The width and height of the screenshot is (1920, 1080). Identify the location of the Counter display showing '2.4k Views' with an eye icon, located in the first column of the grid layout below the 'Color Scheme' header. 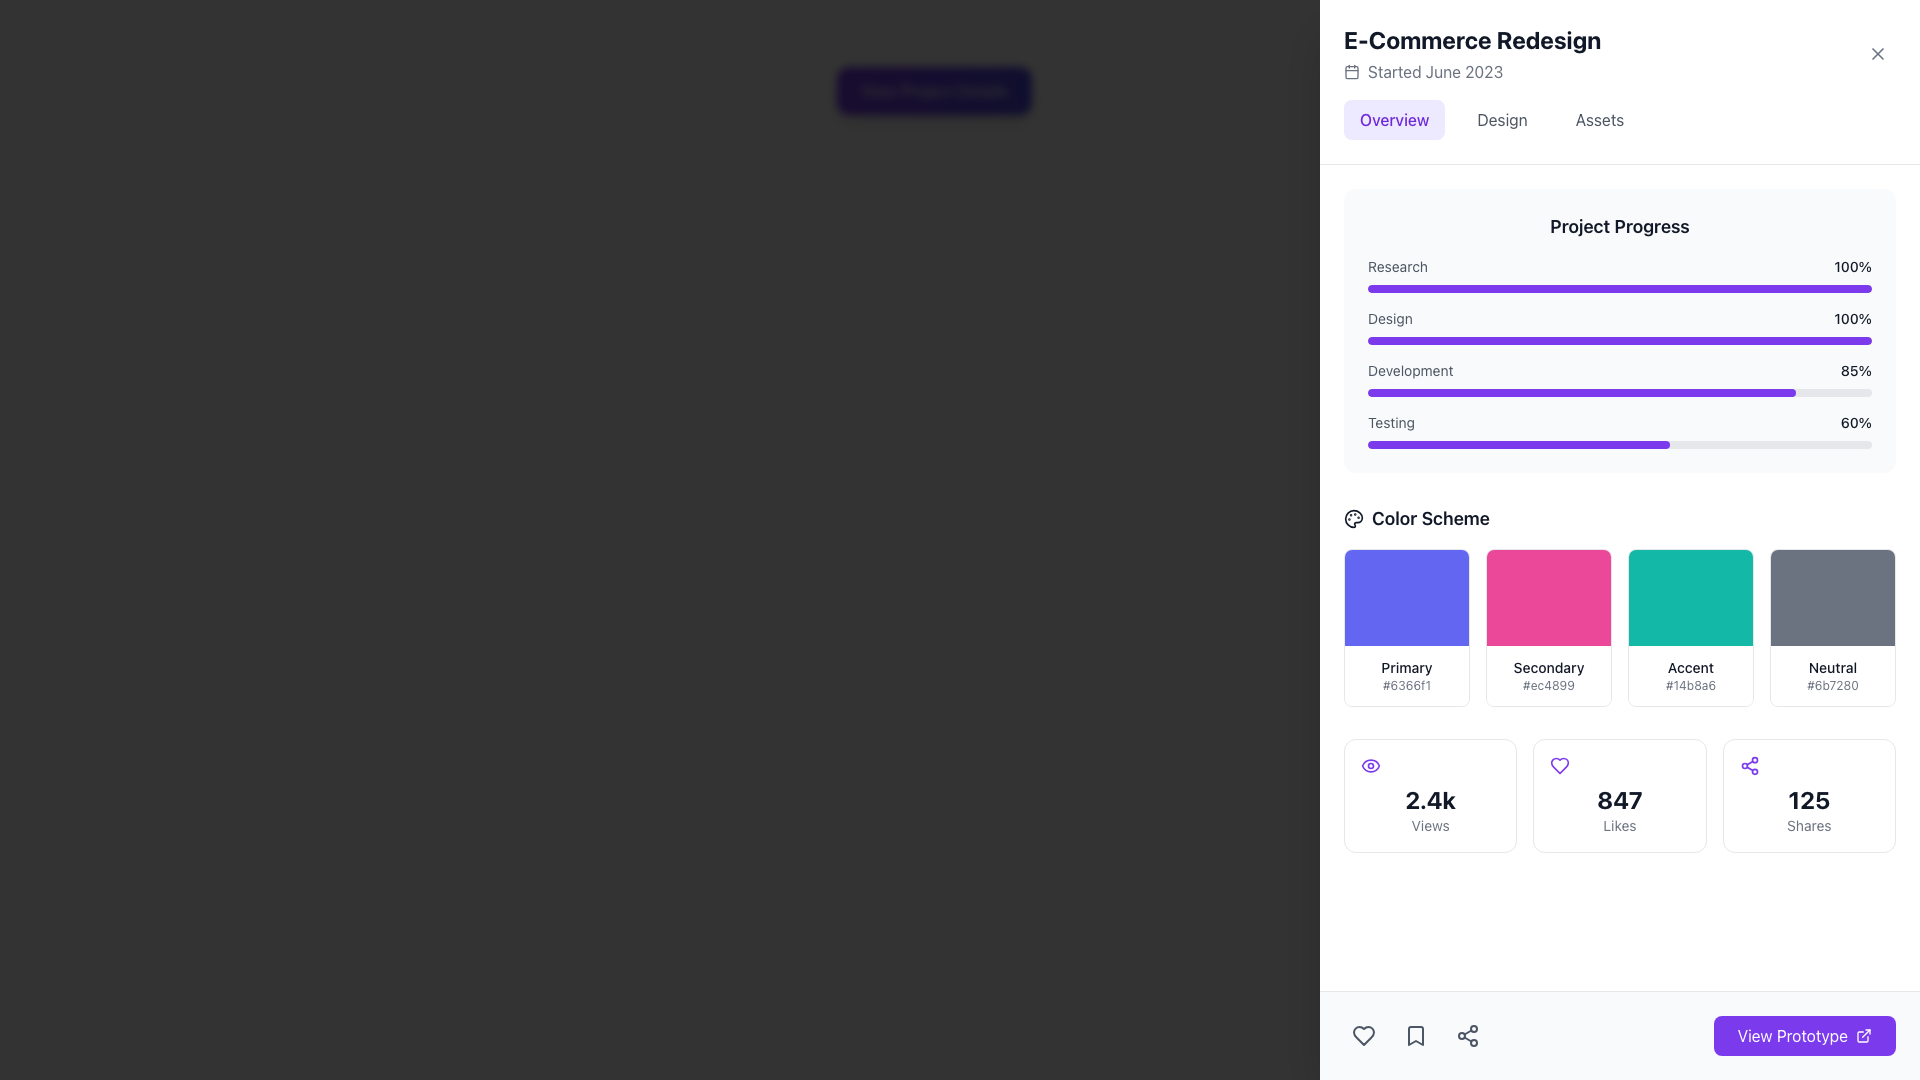
(1429, 794).